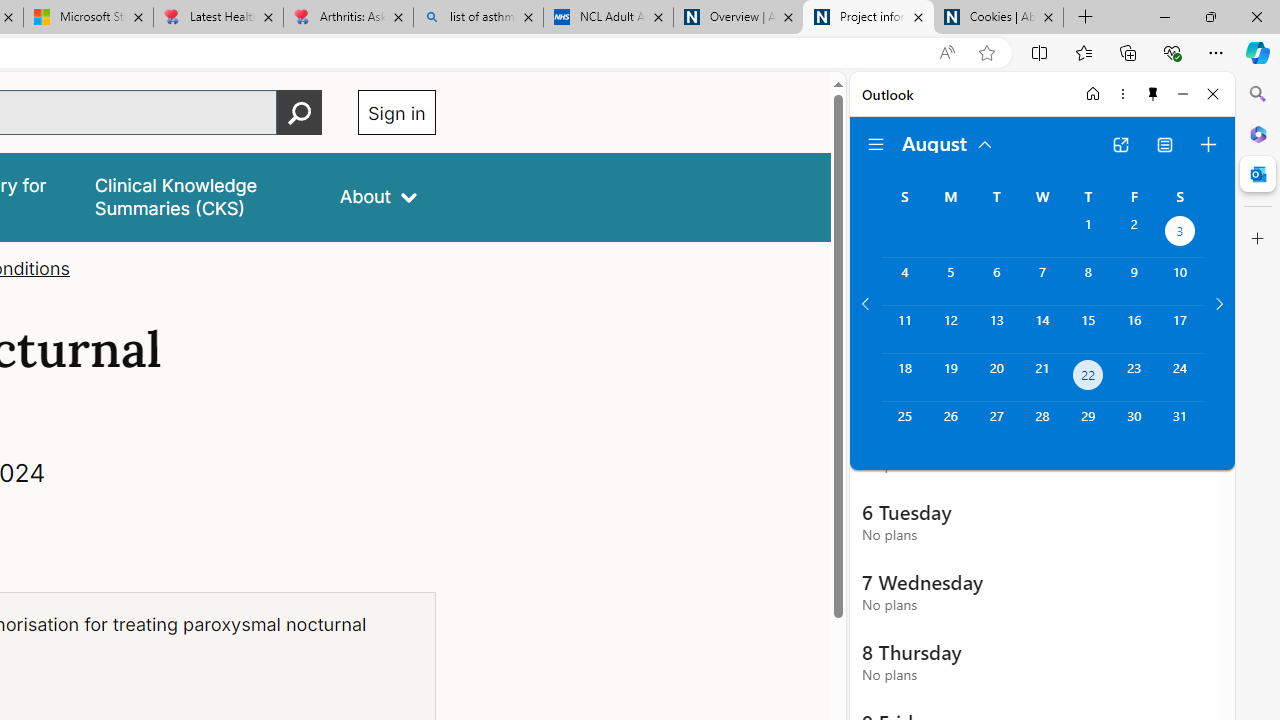 This screenshot has width=1280, height=720. I want to click on 'About', so click(378, 197).